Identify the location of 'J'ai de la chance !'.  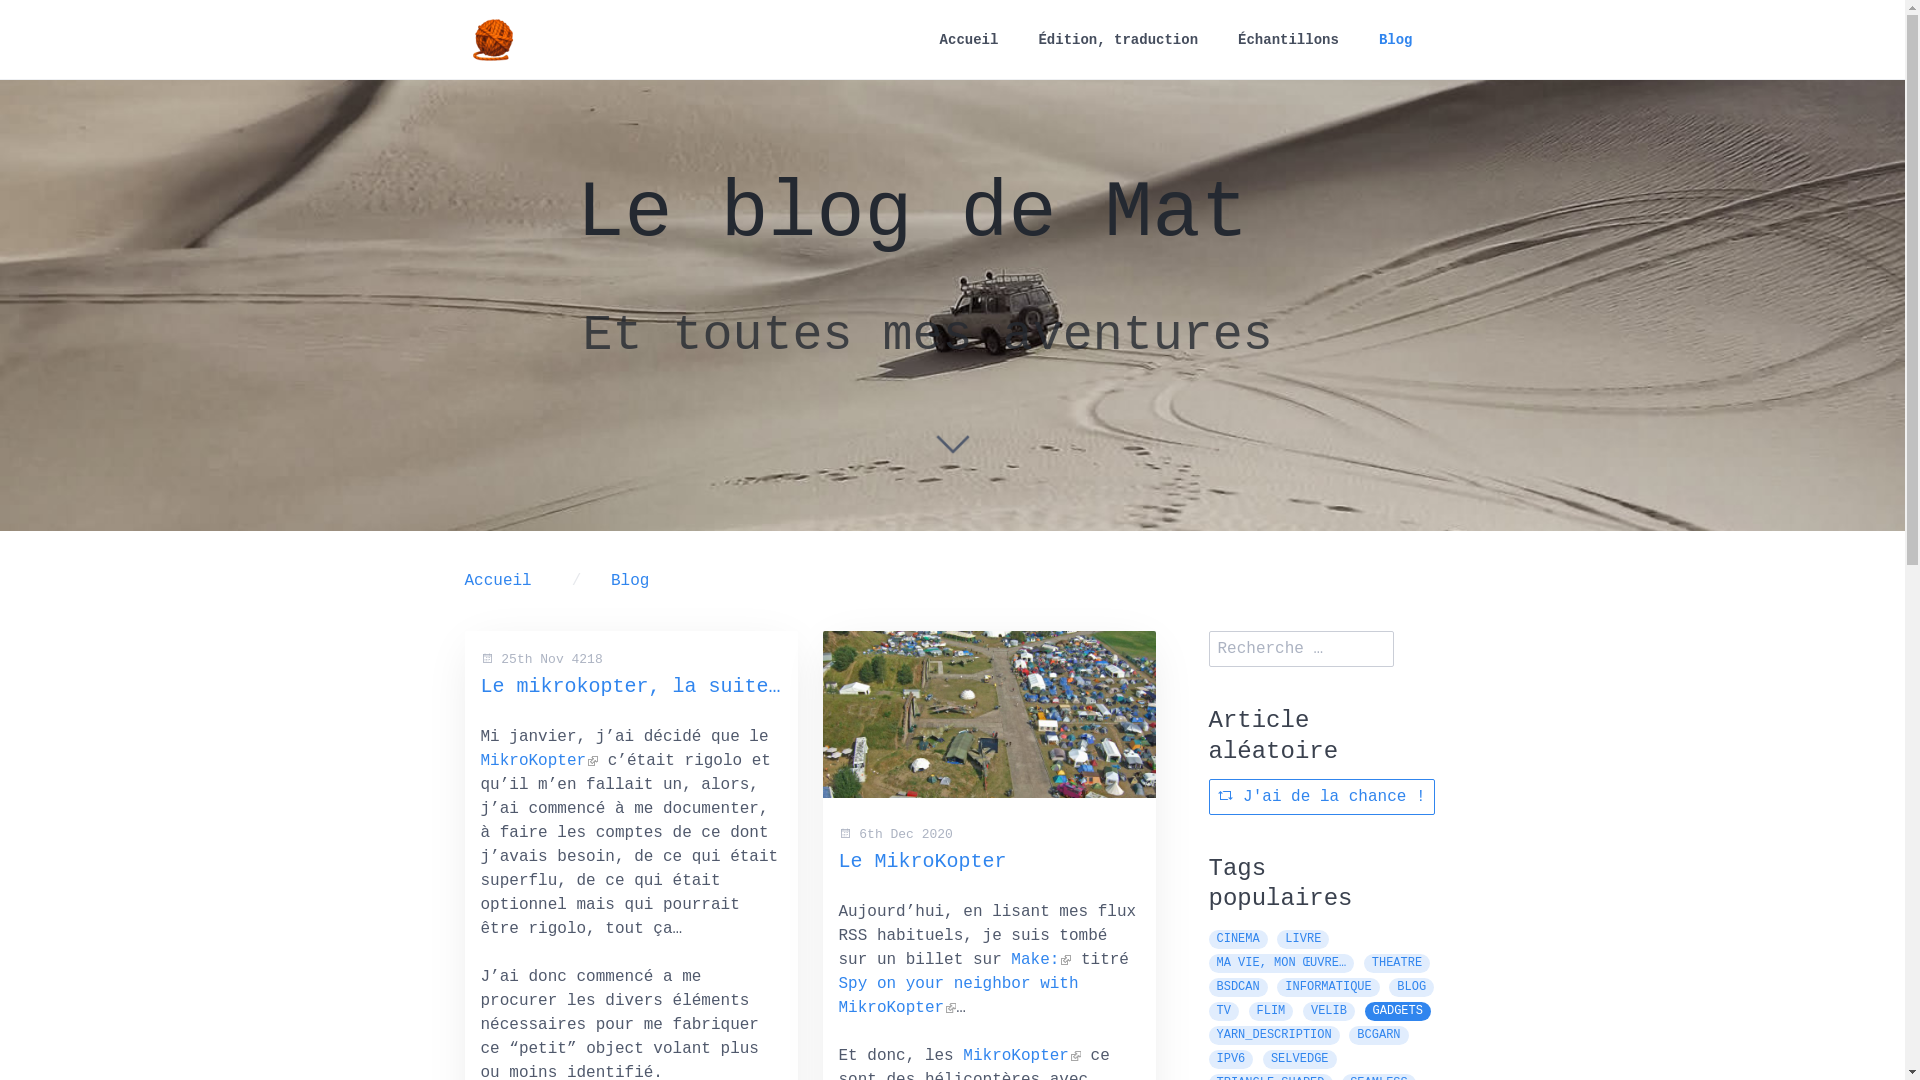
(1320, 796).